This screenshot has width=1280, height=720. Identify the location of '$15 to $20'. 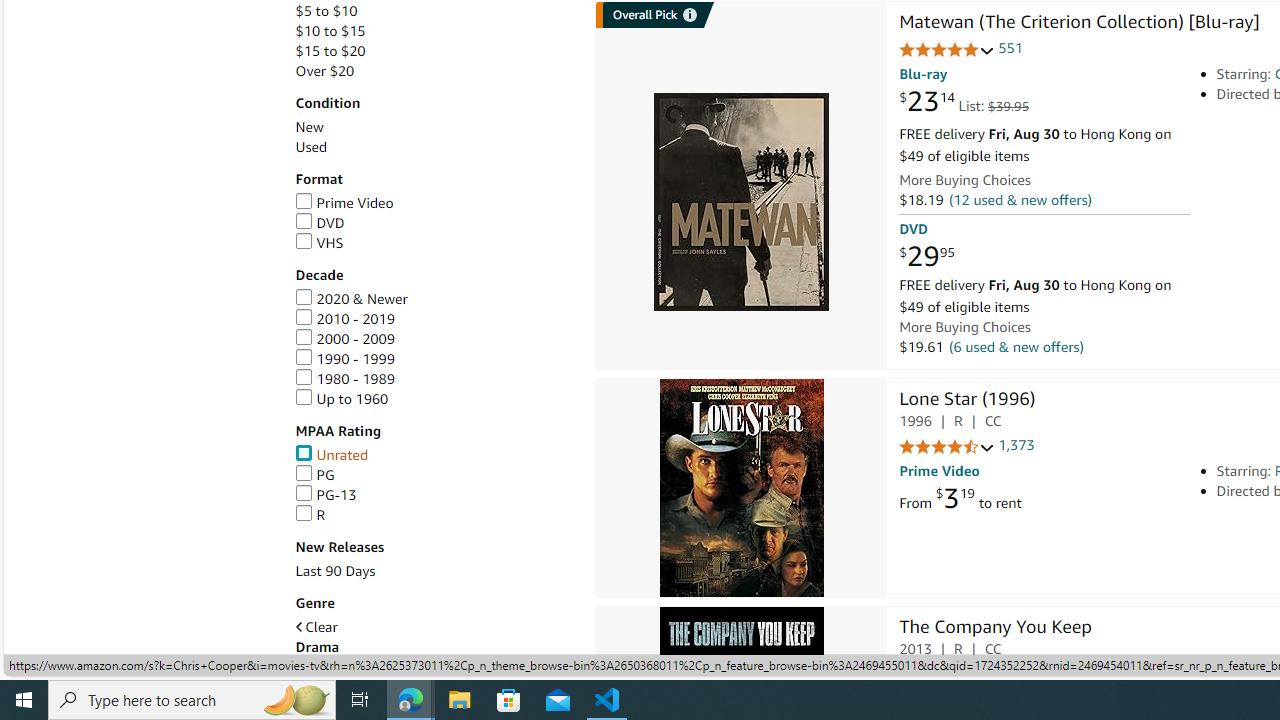
(330, 50).